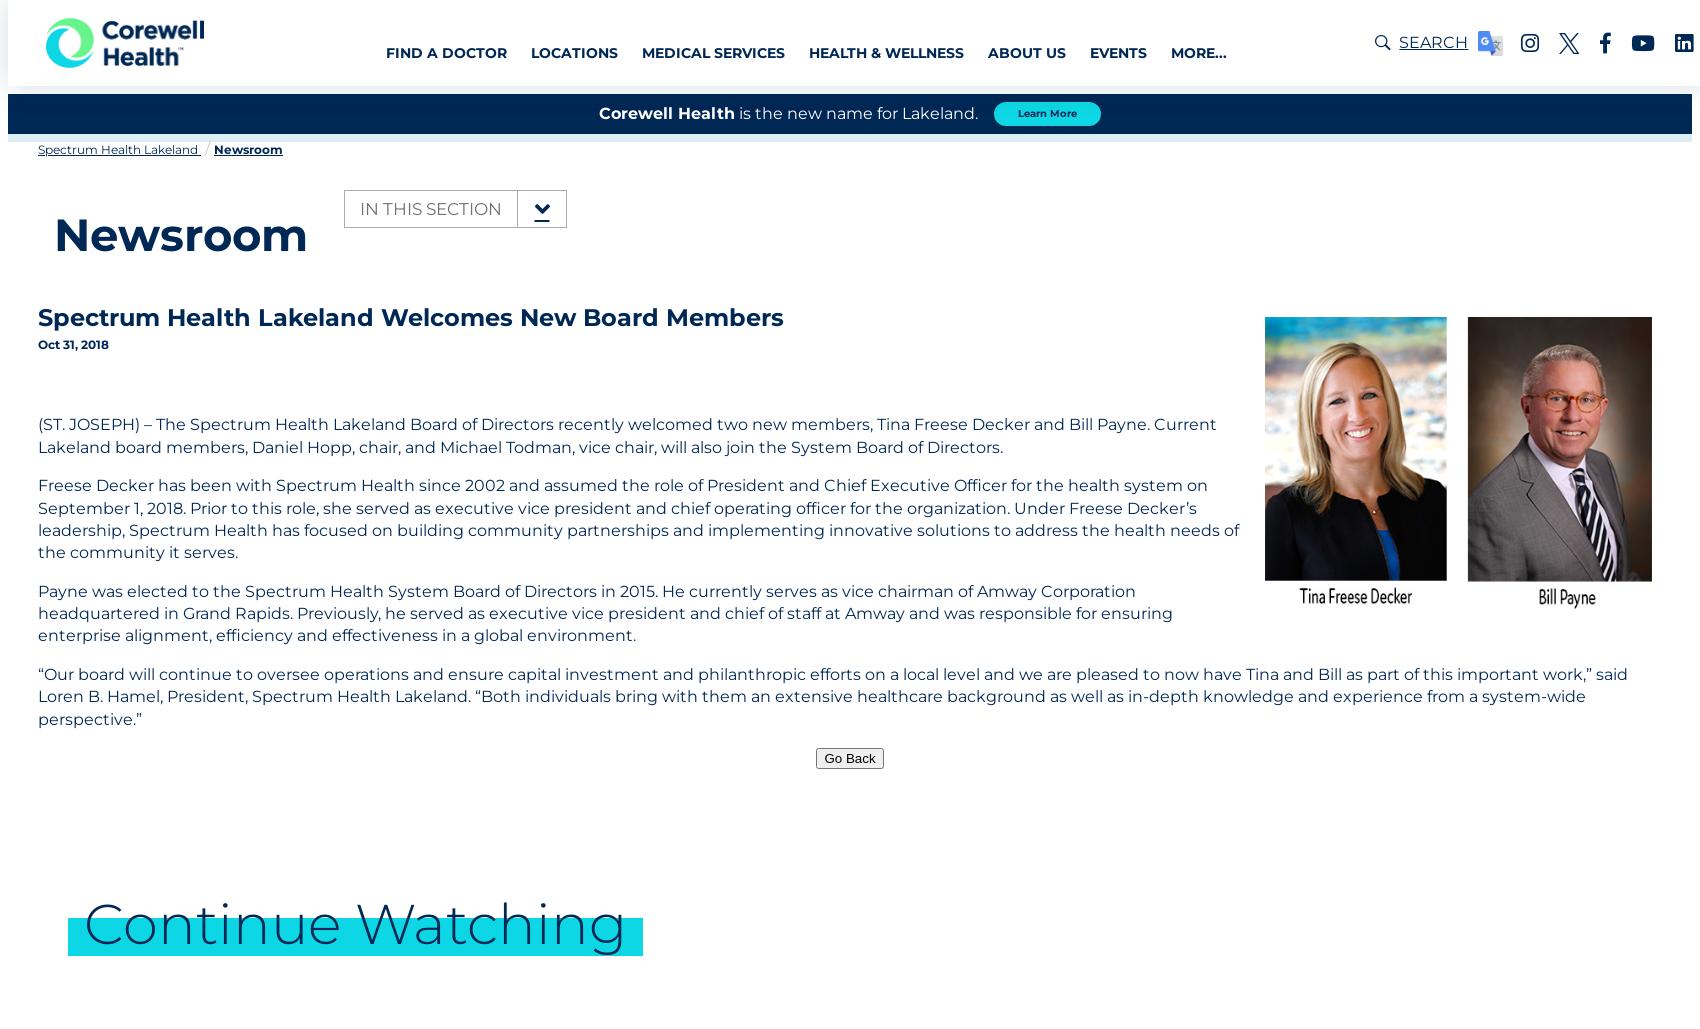 The height and width of the screenshot is (1029, 1700). I want to click on 'Spectrum Health Lakeland Welcomes New Board Members', so click(410, 317).